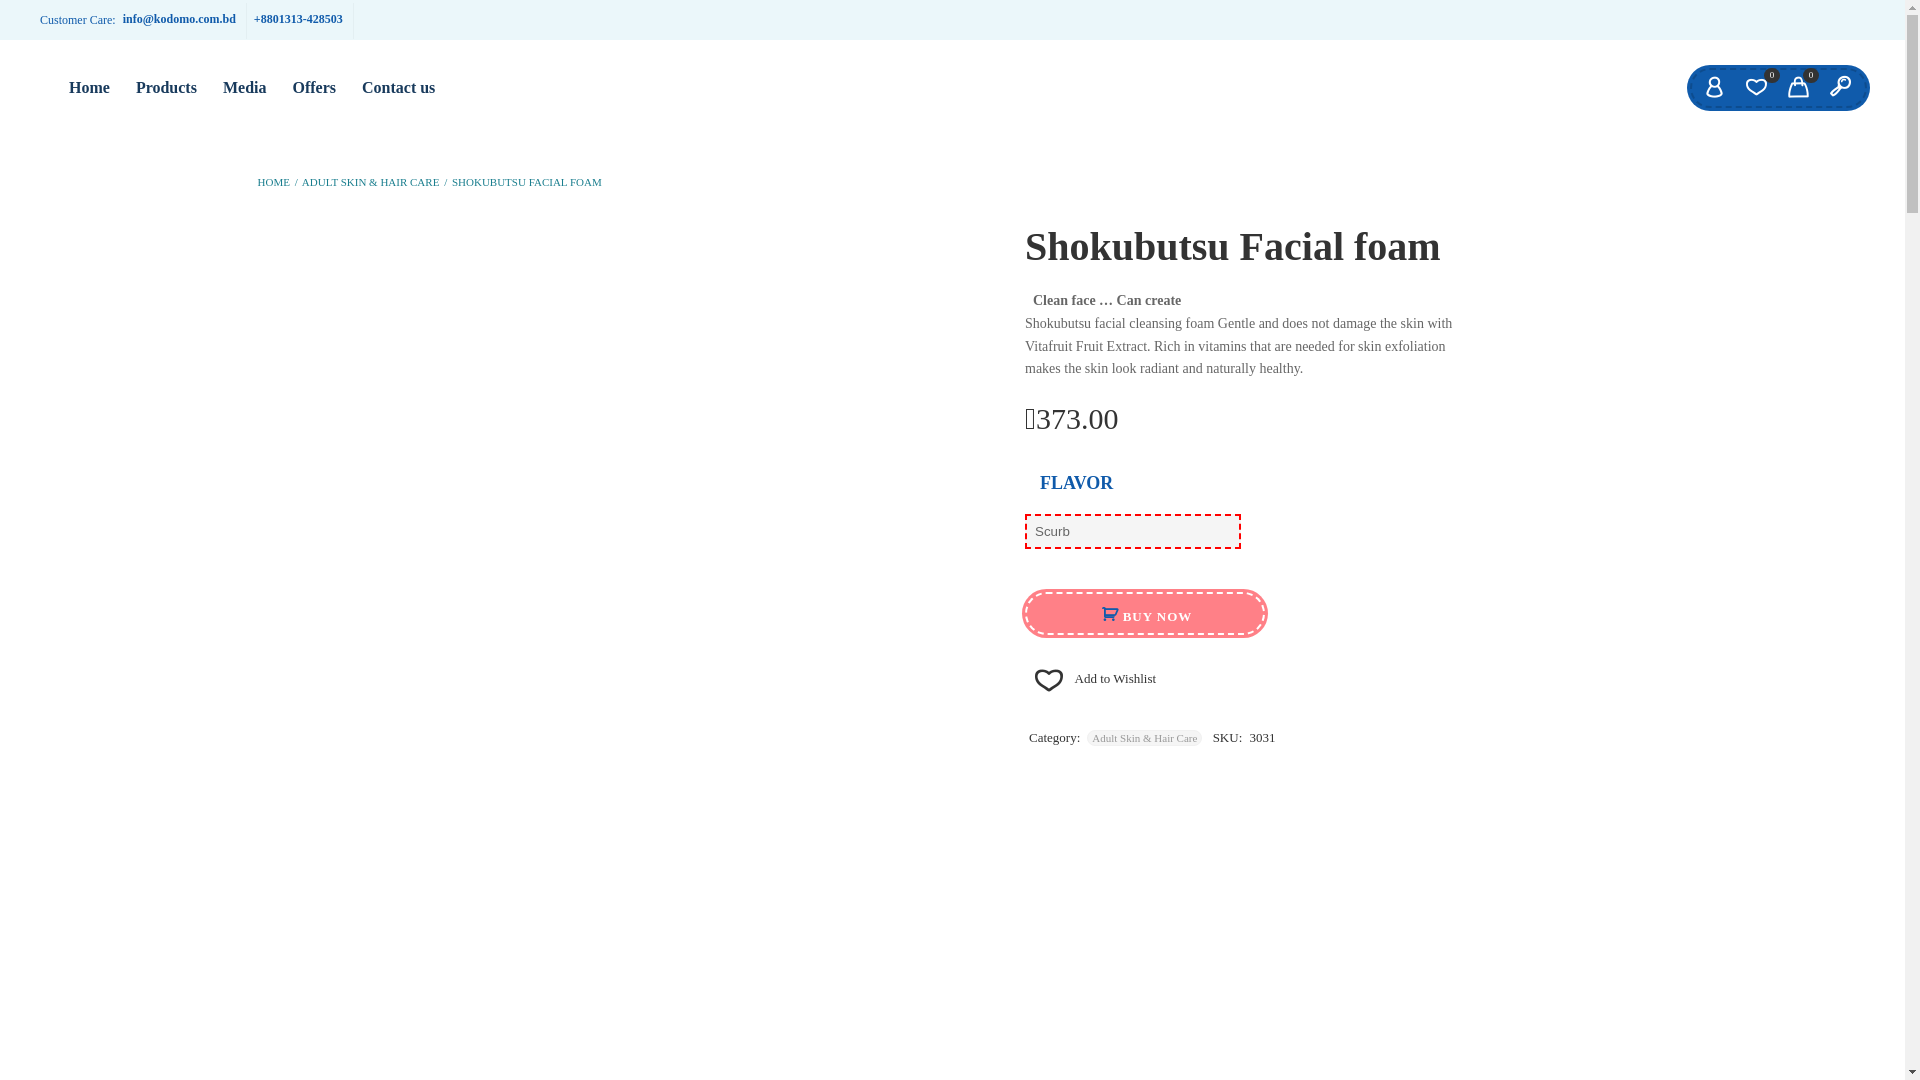 The image size is (1920, 1080). I want to click on 'info@kodomo.com.bd', so click(179, 19).